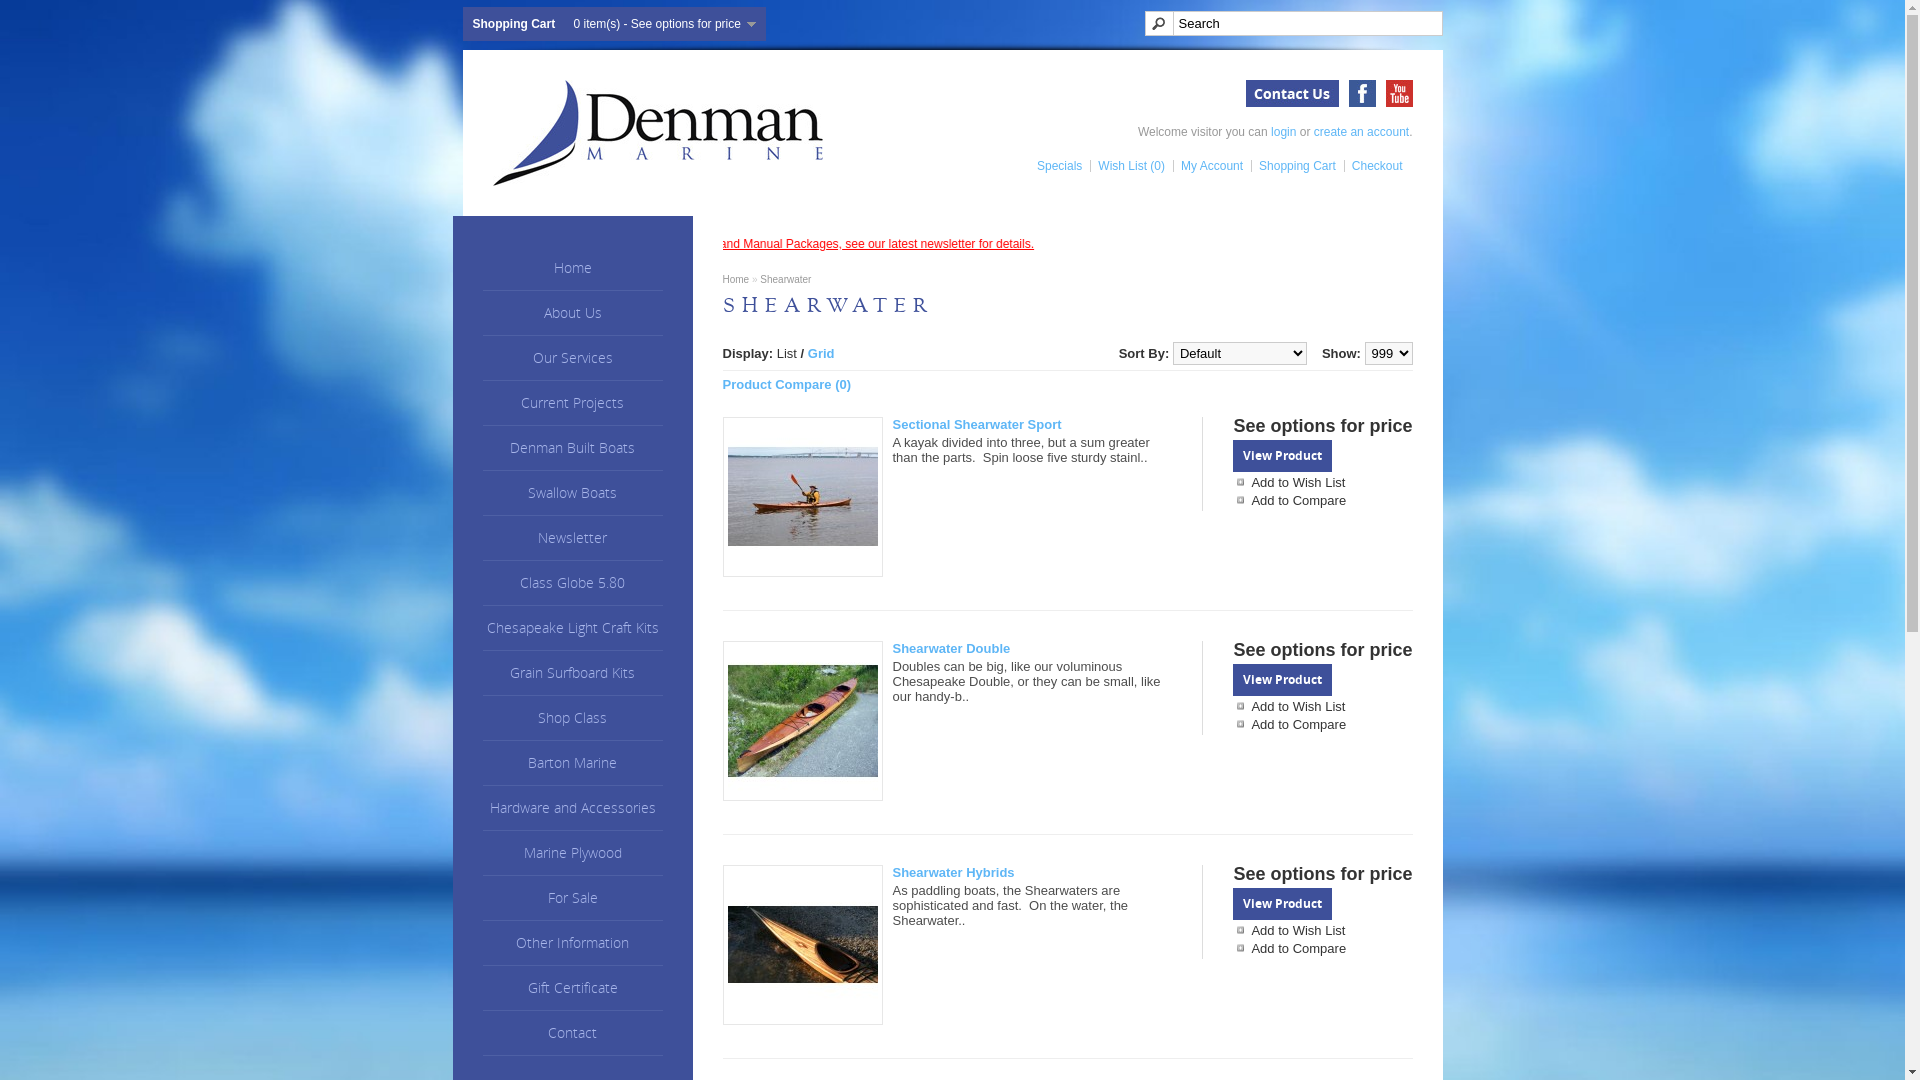 This screenshot has height=1080, width=1920. Describe the element at coordinates (784, 279) in the screenshot. I see `'Shearwater'` at that location.